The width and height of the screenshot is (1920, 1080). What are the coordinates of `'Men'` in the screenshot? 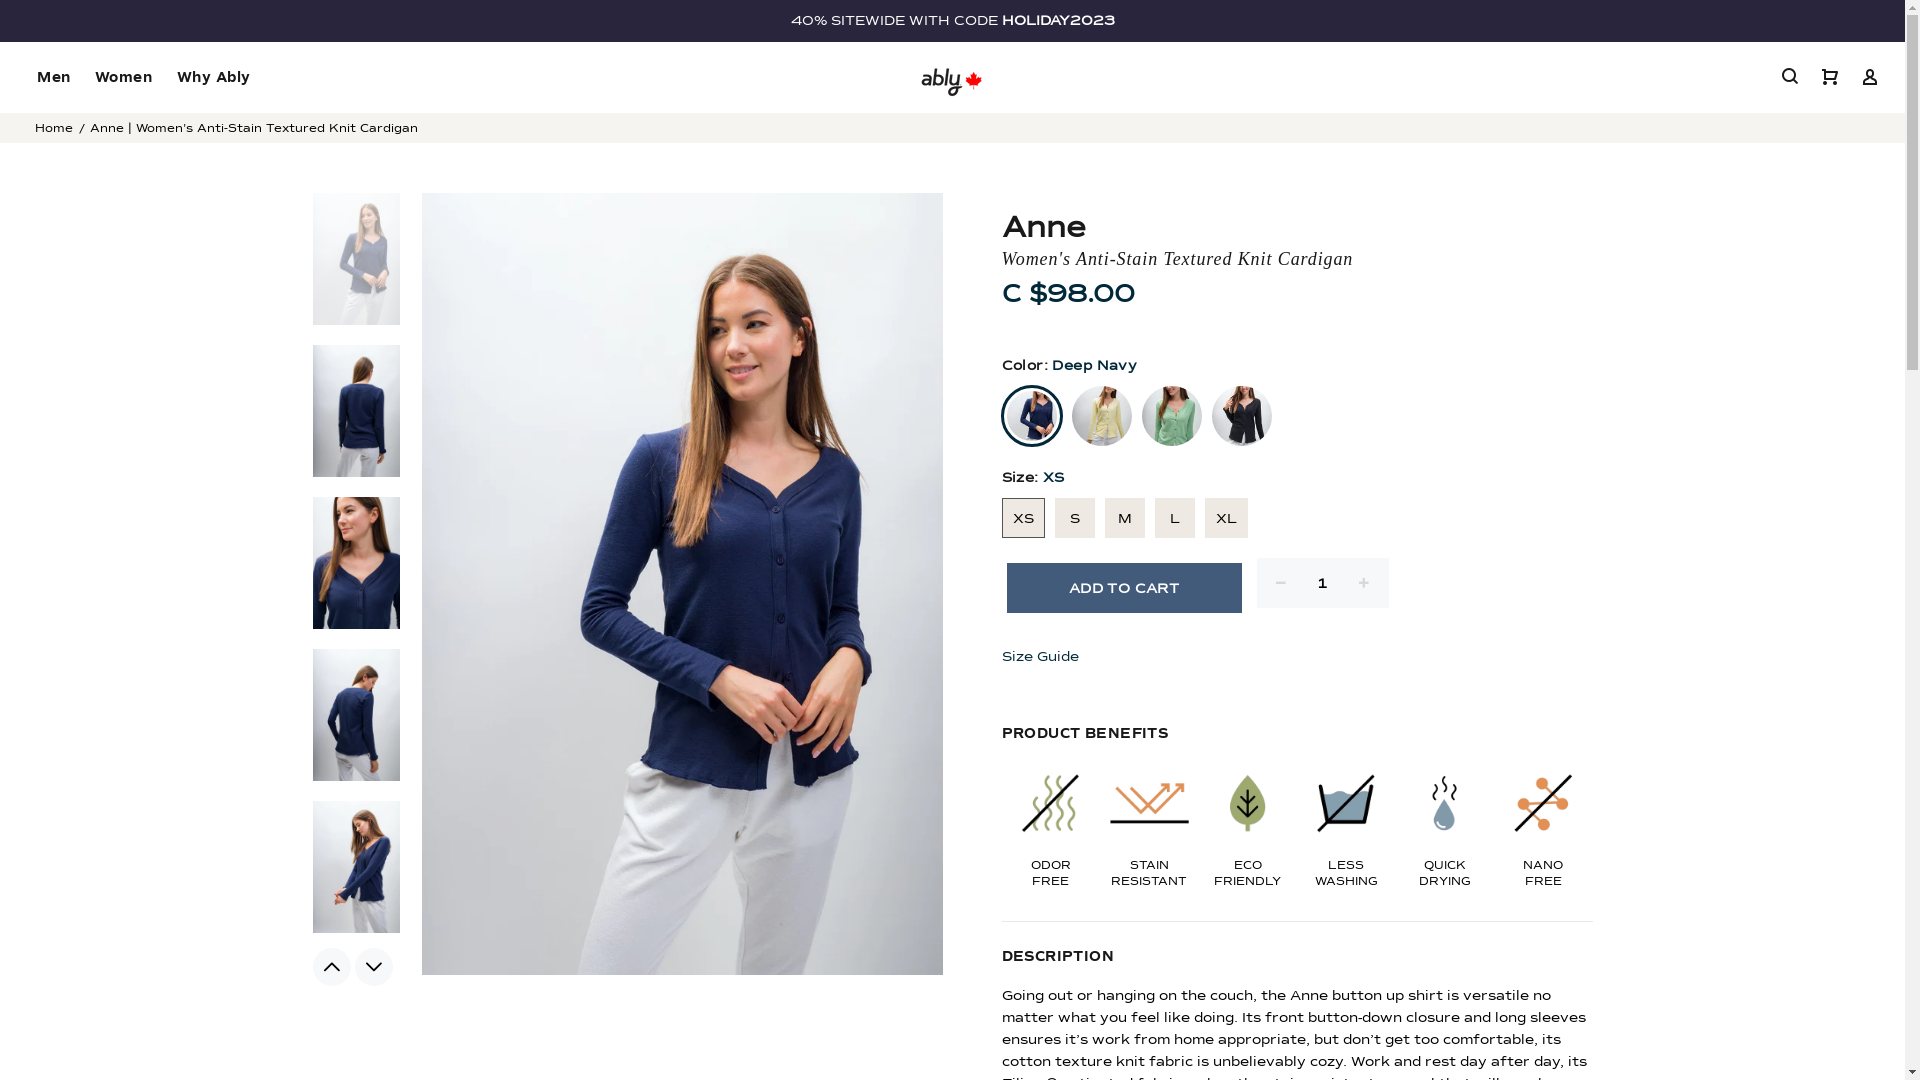 It's located at (24, 76).